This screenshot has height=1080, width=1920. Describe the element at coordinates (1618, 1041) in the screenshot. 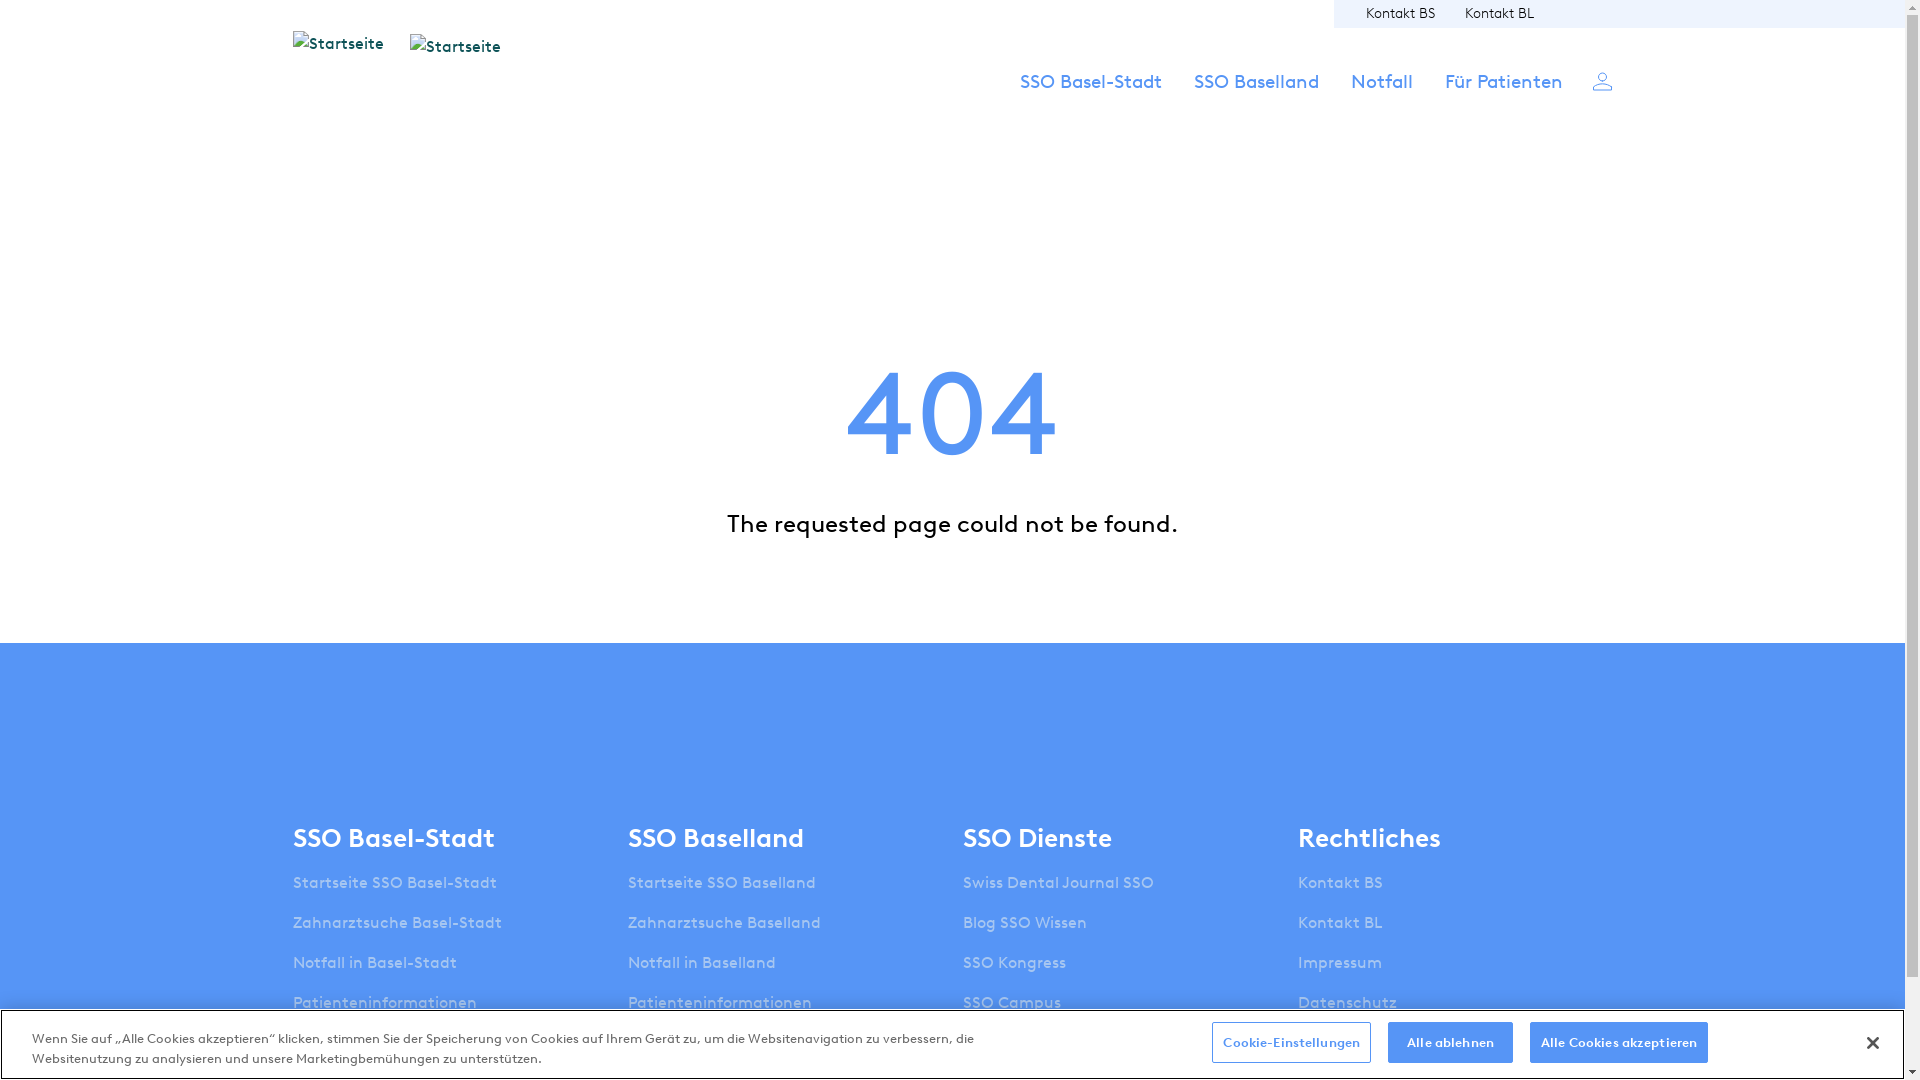

I see `'Alle Cookies akzeptieren'` at that location.